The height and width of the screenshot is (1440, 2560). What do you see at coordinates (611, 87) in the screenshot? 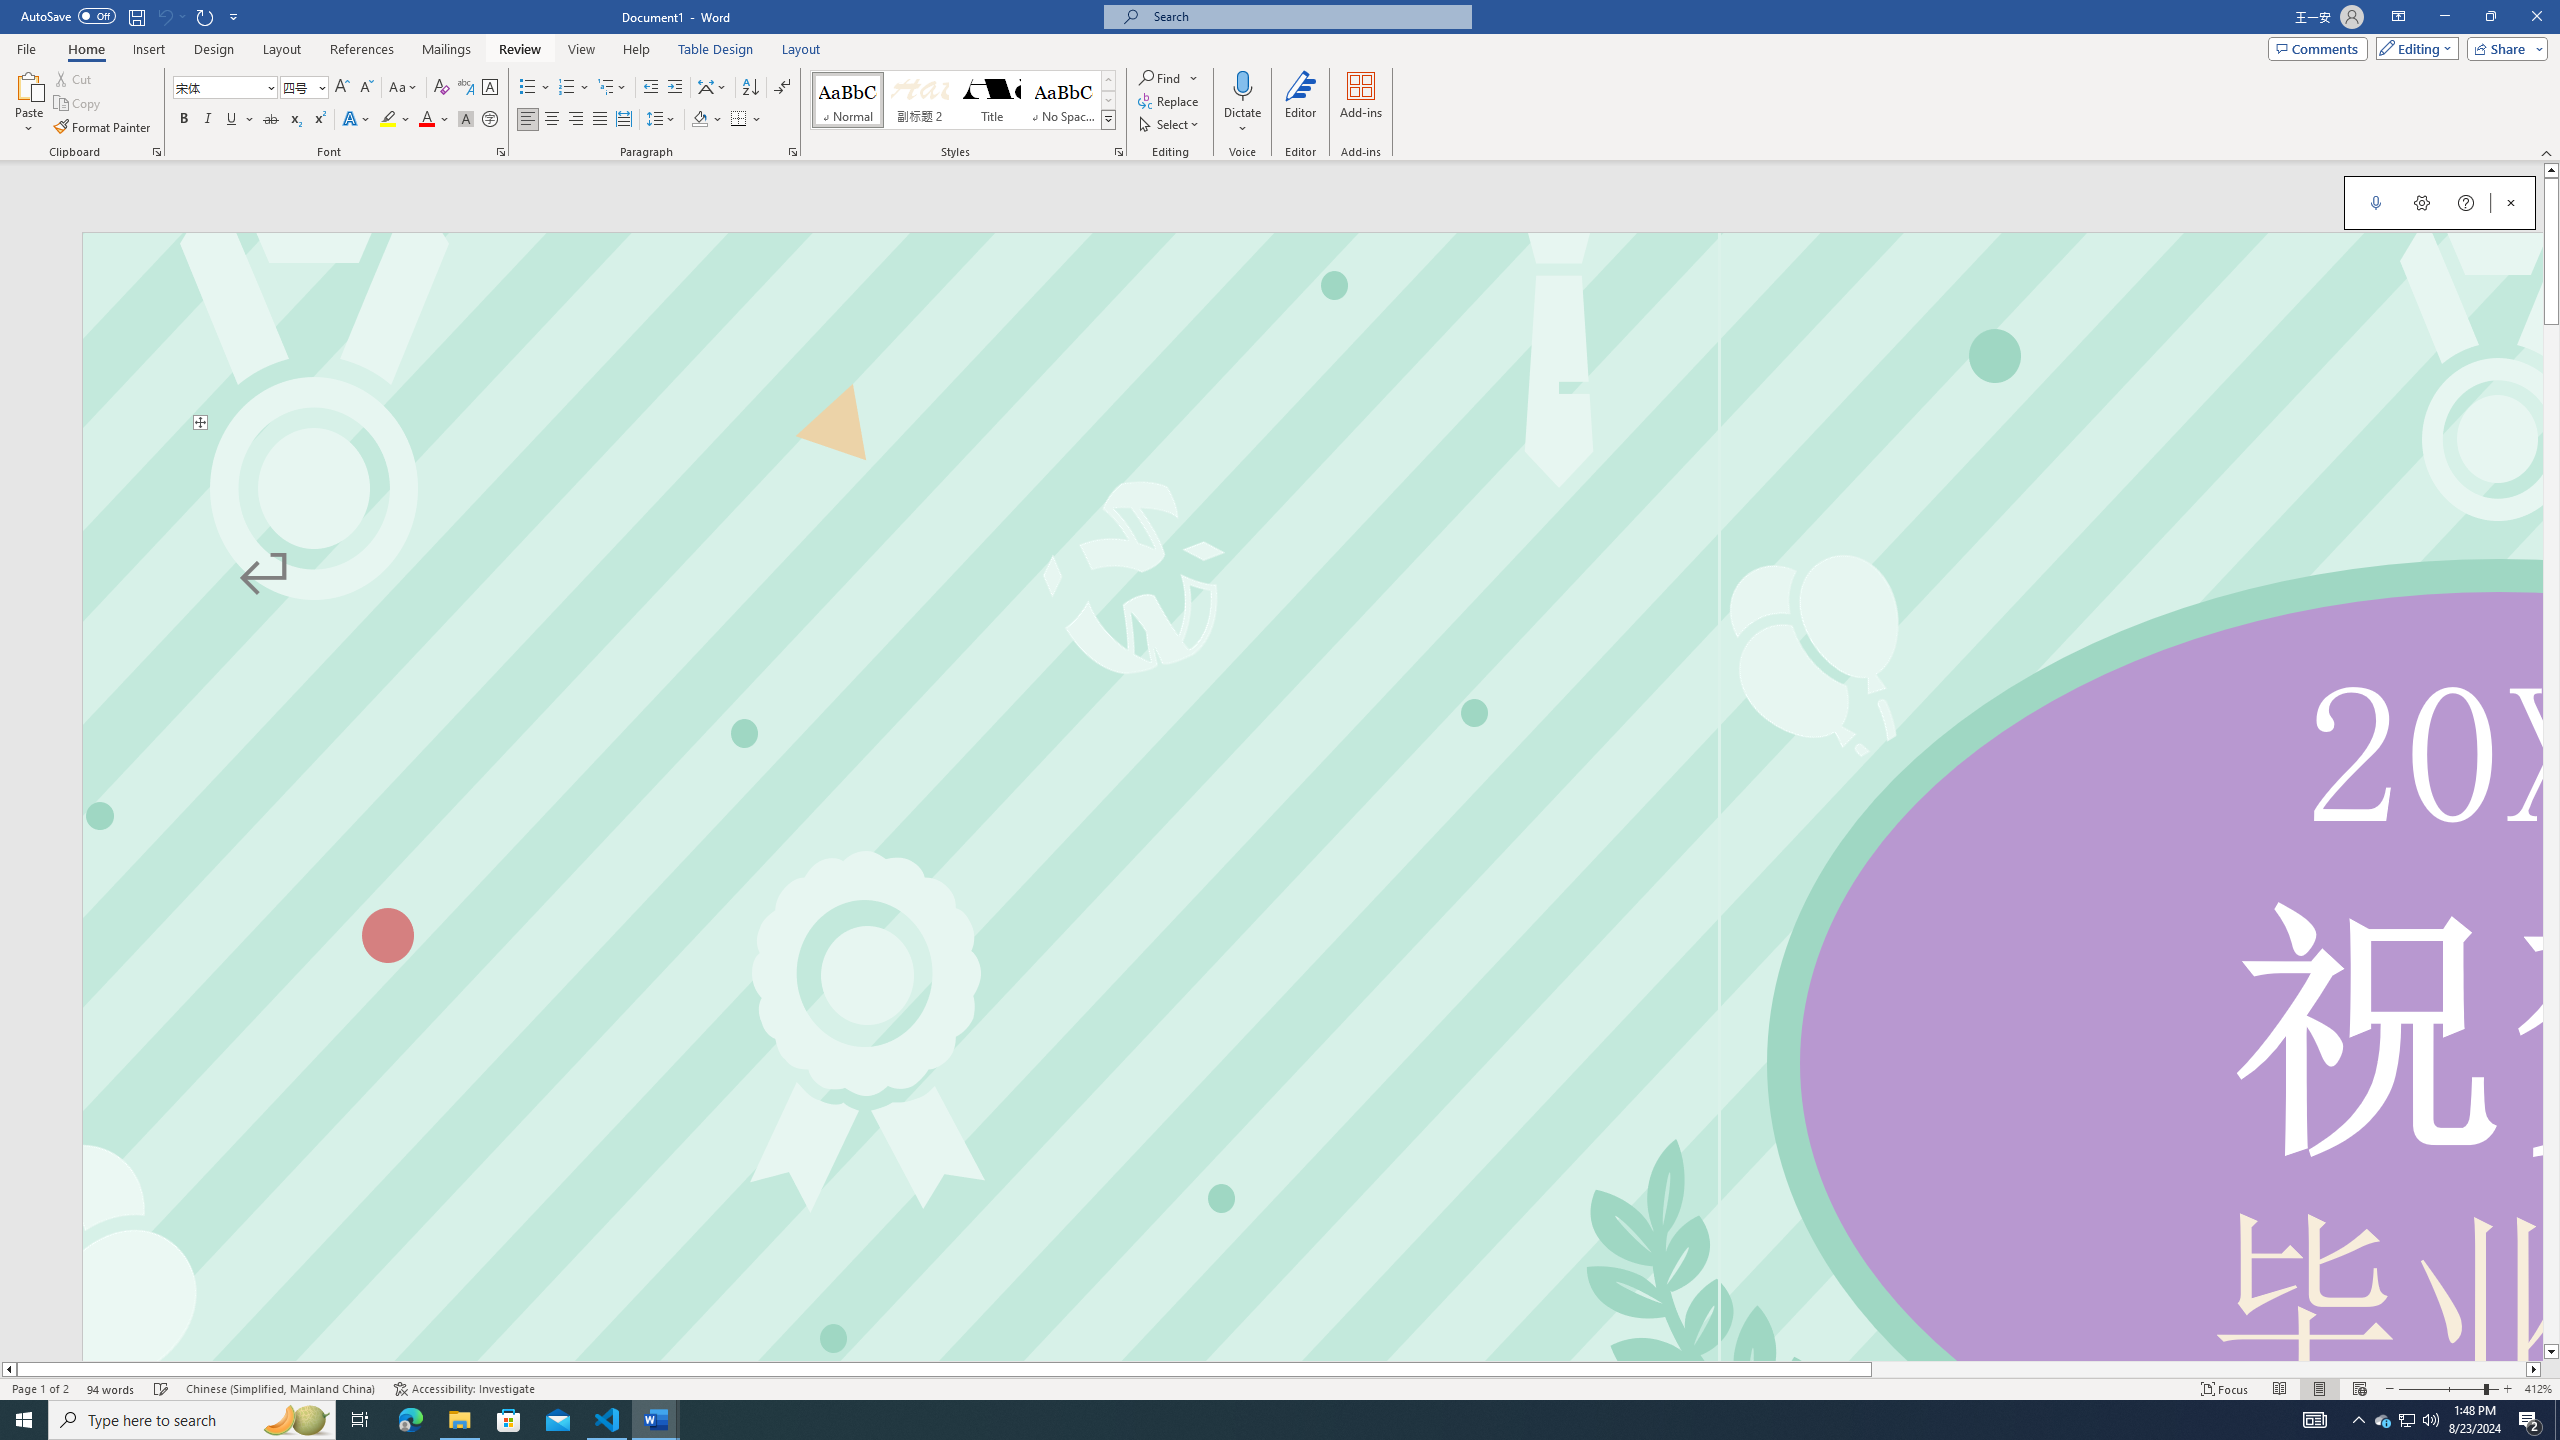
I see `'Multilevel List'` at bounding box center [611, 87].